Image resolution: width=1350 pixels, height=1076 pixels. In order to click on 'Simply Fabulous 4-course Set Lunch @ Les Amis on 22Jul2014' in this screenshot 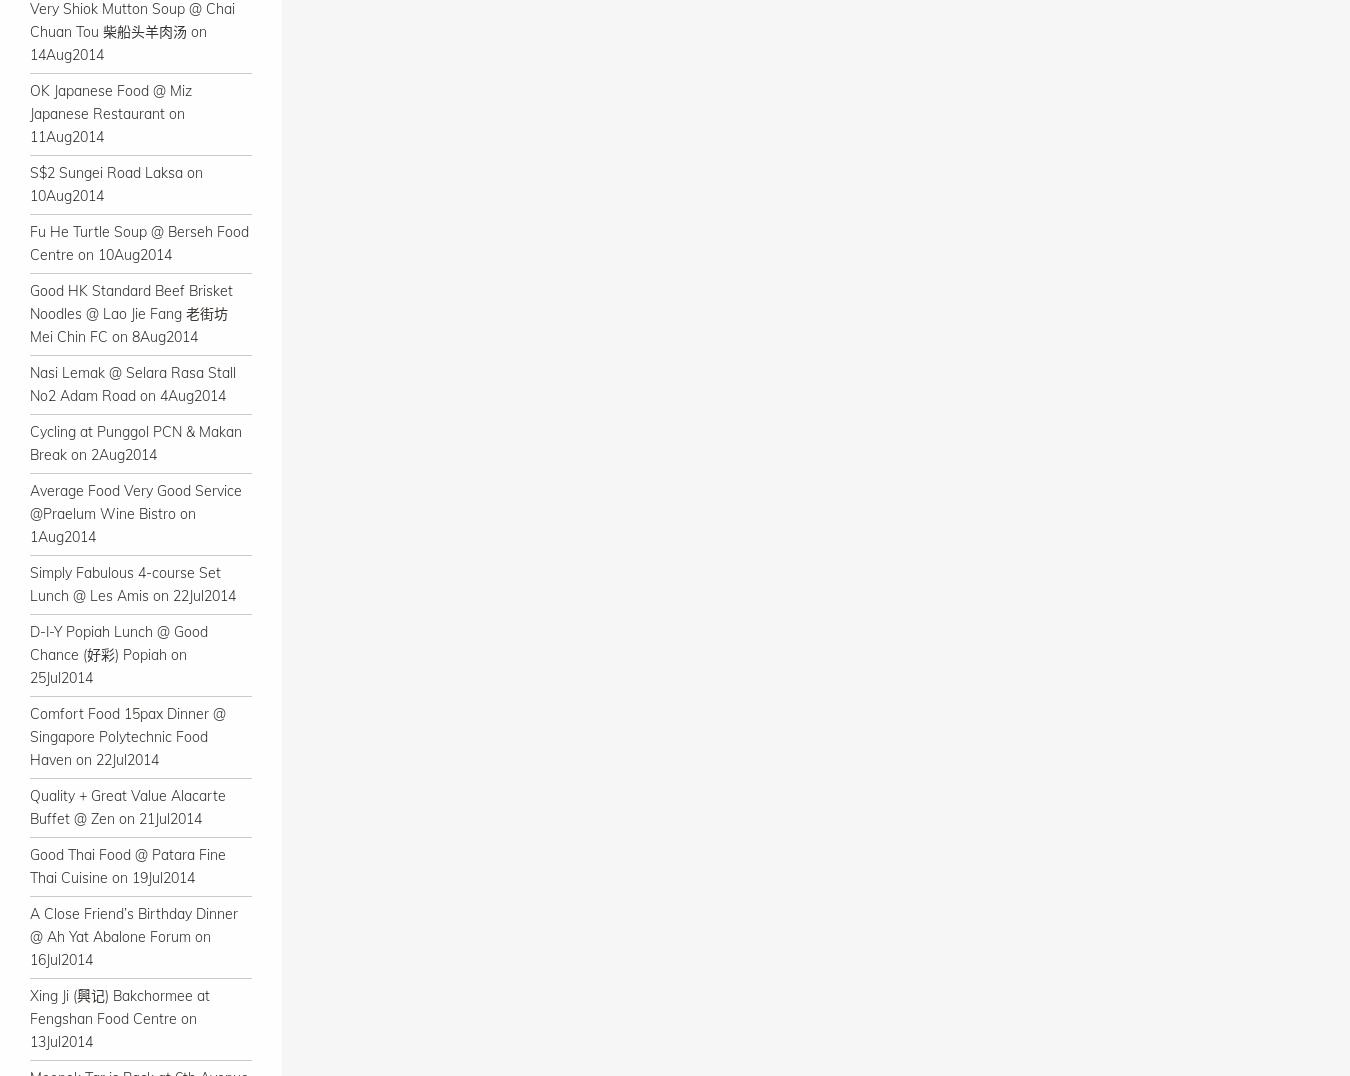, I will do `click(132, 584)`.